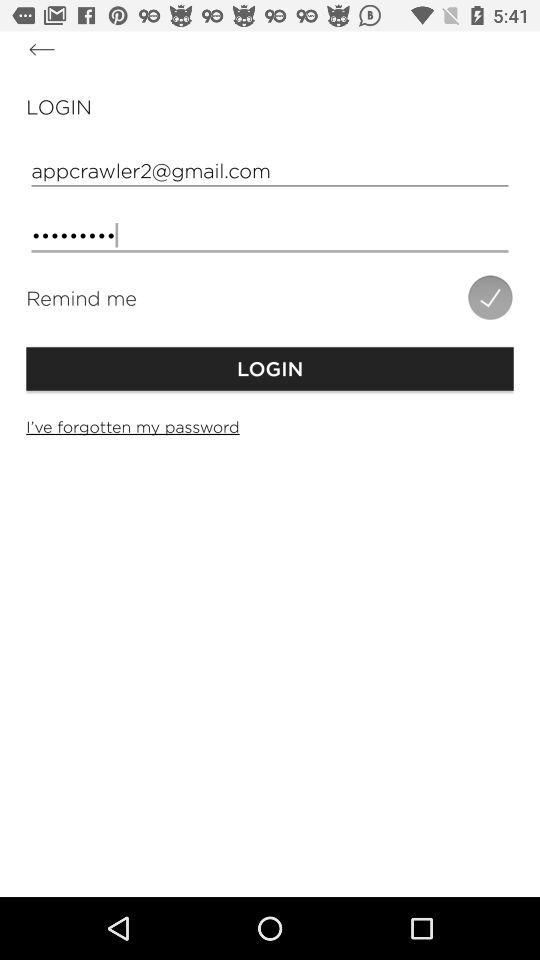  I want to click on icon at the top right corner, so click(489, 296).